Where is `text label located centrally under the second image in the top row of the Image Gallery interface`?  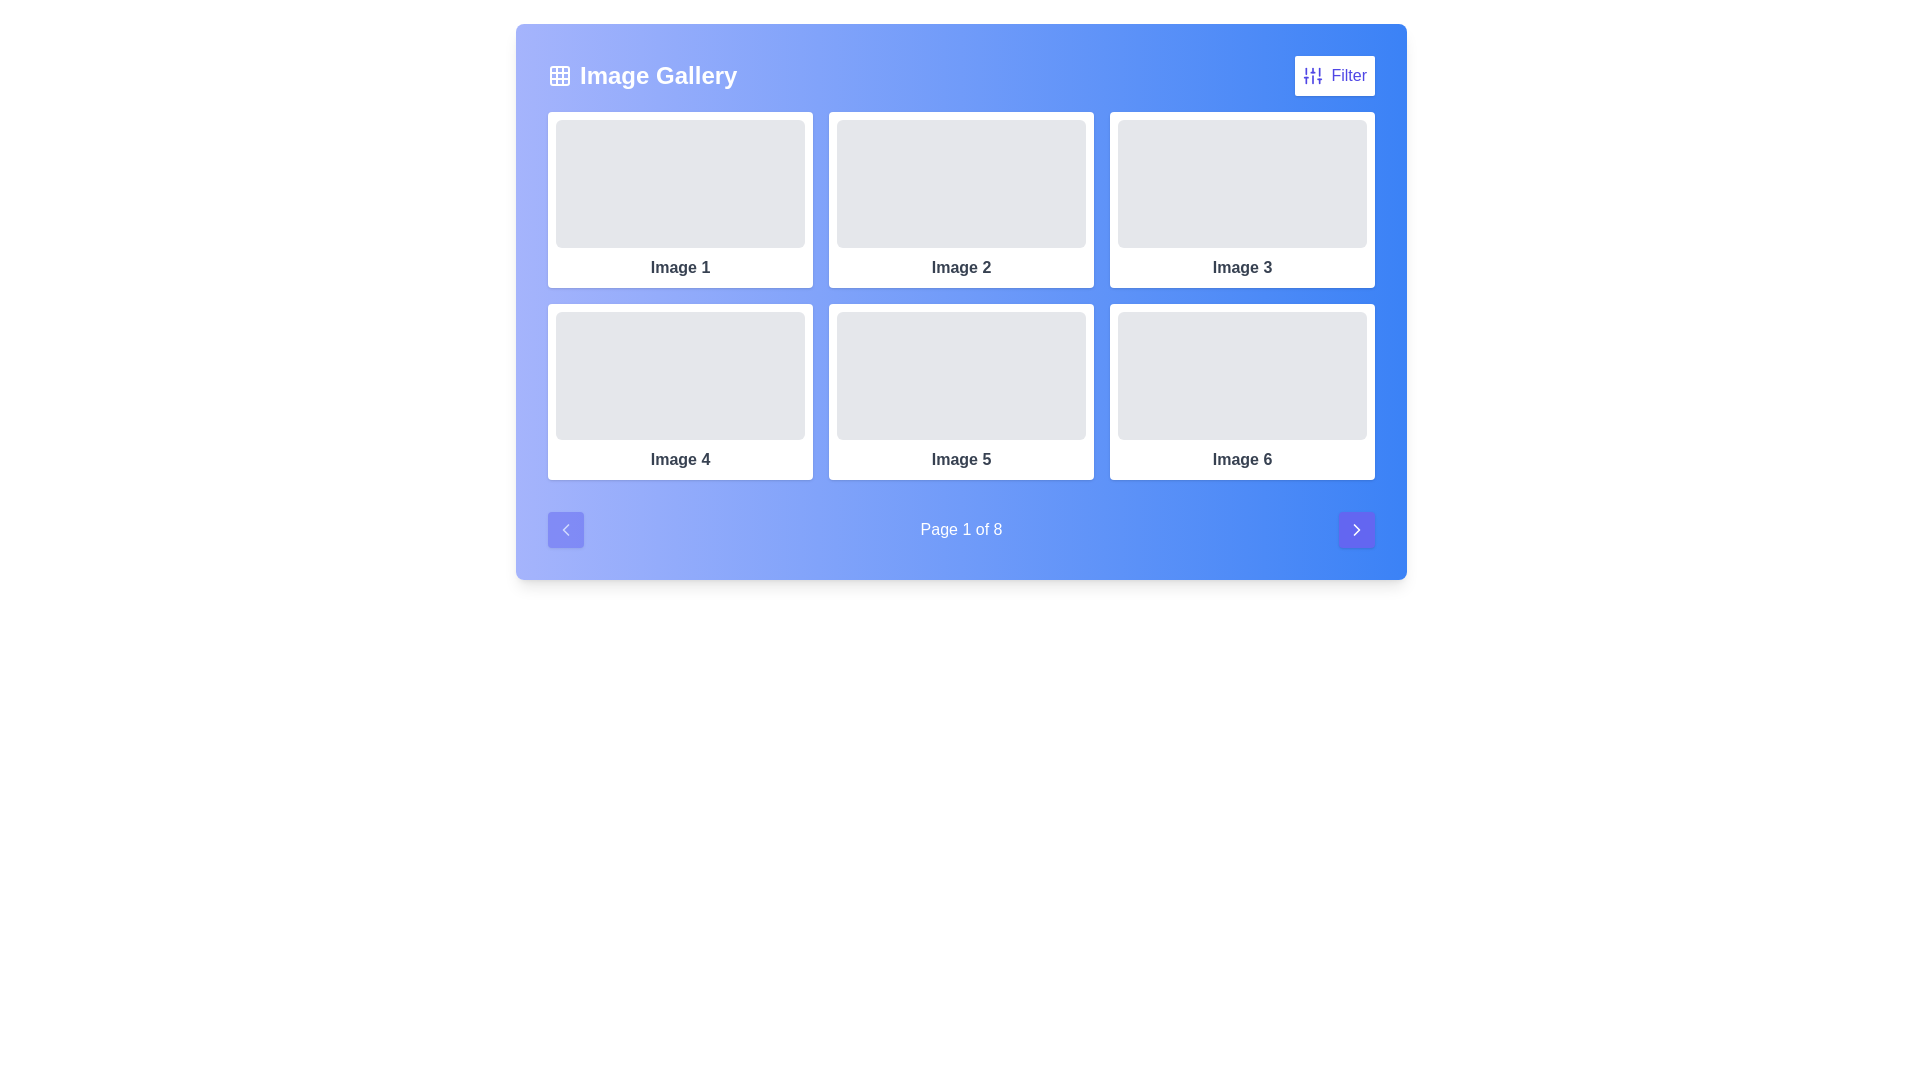
text label located centrally under the second image in the top row of the Image Gallery interface is located at coordinates (961, 266).